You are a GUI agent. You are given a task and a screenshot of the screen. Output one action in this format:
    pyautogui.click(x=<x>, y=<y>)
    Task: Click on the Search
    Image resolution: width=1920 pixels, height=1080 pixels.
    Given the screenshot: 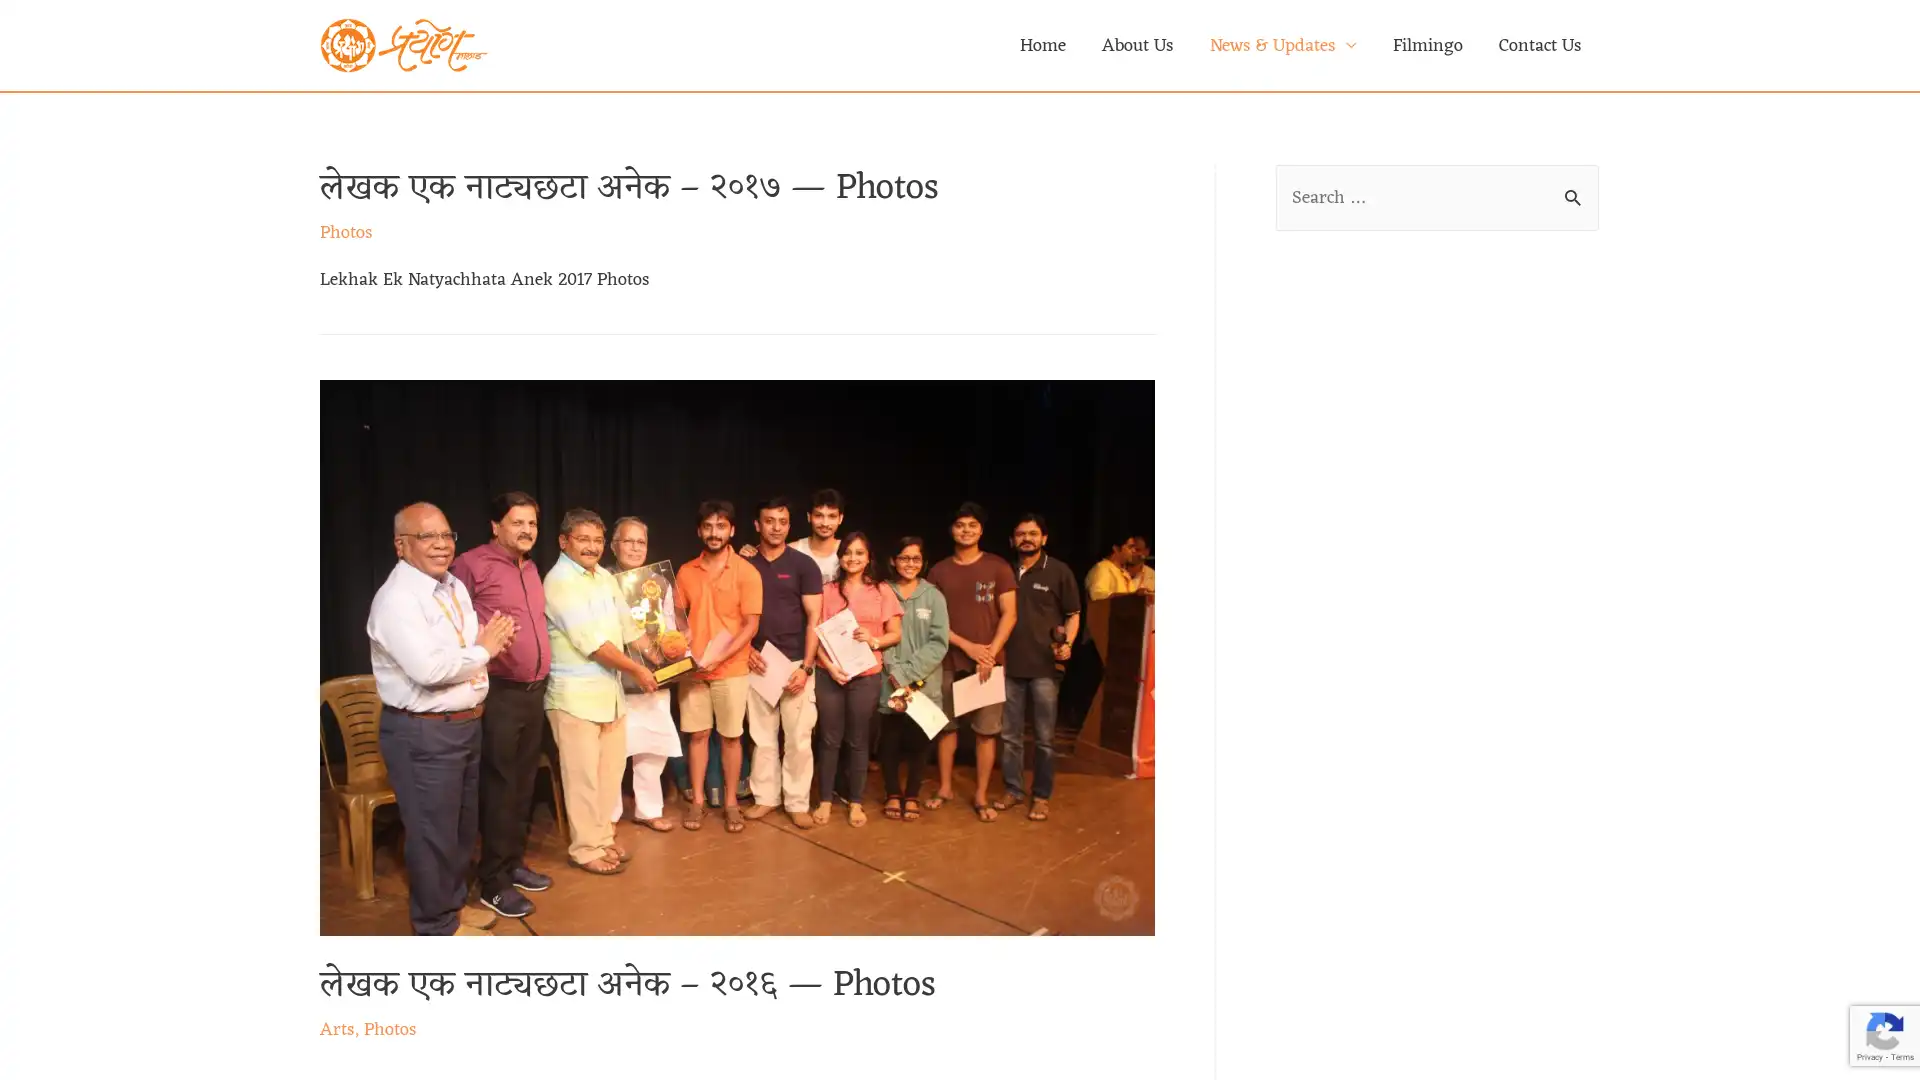 What is the action you would take?
    pyautogui.click(x=1575, y=186)
    